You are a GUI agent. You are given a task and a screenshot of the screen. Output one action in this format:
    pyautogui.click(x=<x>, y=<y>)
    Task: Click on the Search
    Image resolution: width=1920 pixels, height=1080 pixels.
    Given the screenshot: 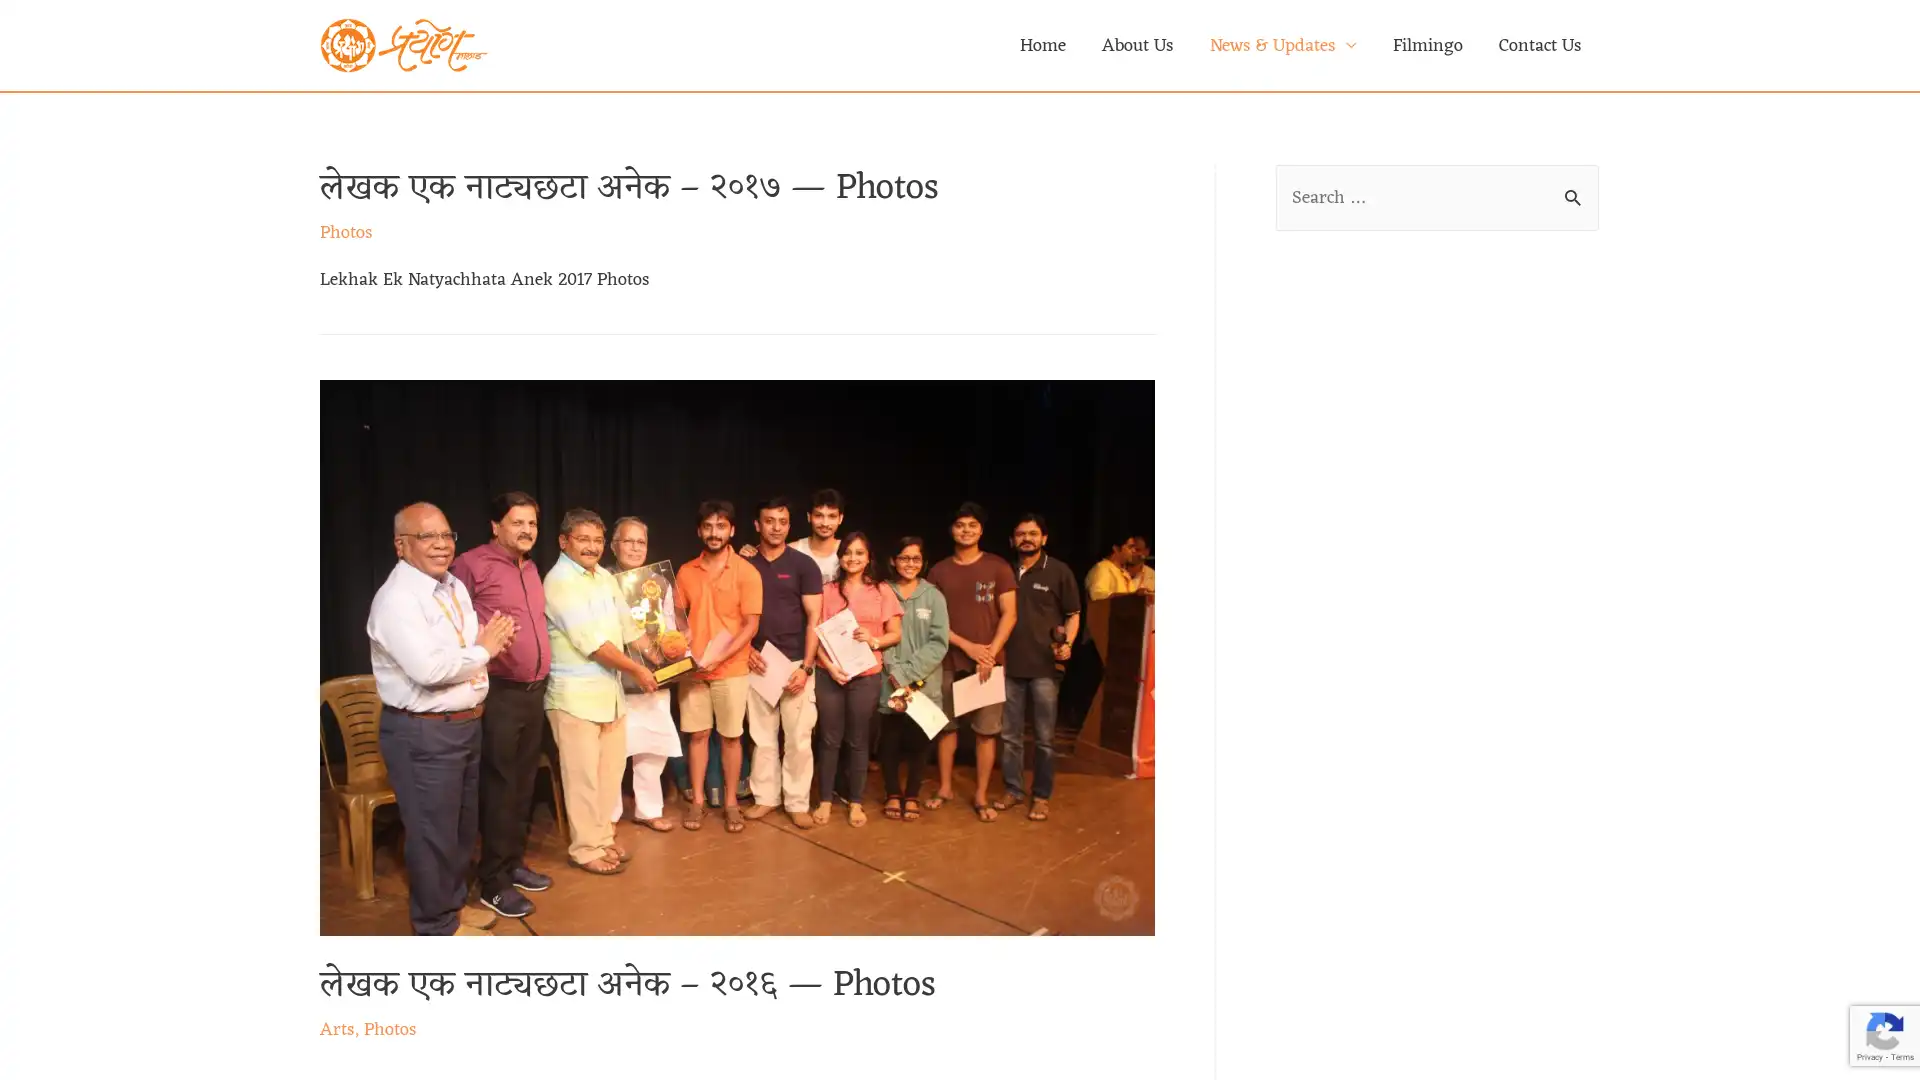 What is the action you would take?
    pyautogui.click(x=1575, y=186)
    